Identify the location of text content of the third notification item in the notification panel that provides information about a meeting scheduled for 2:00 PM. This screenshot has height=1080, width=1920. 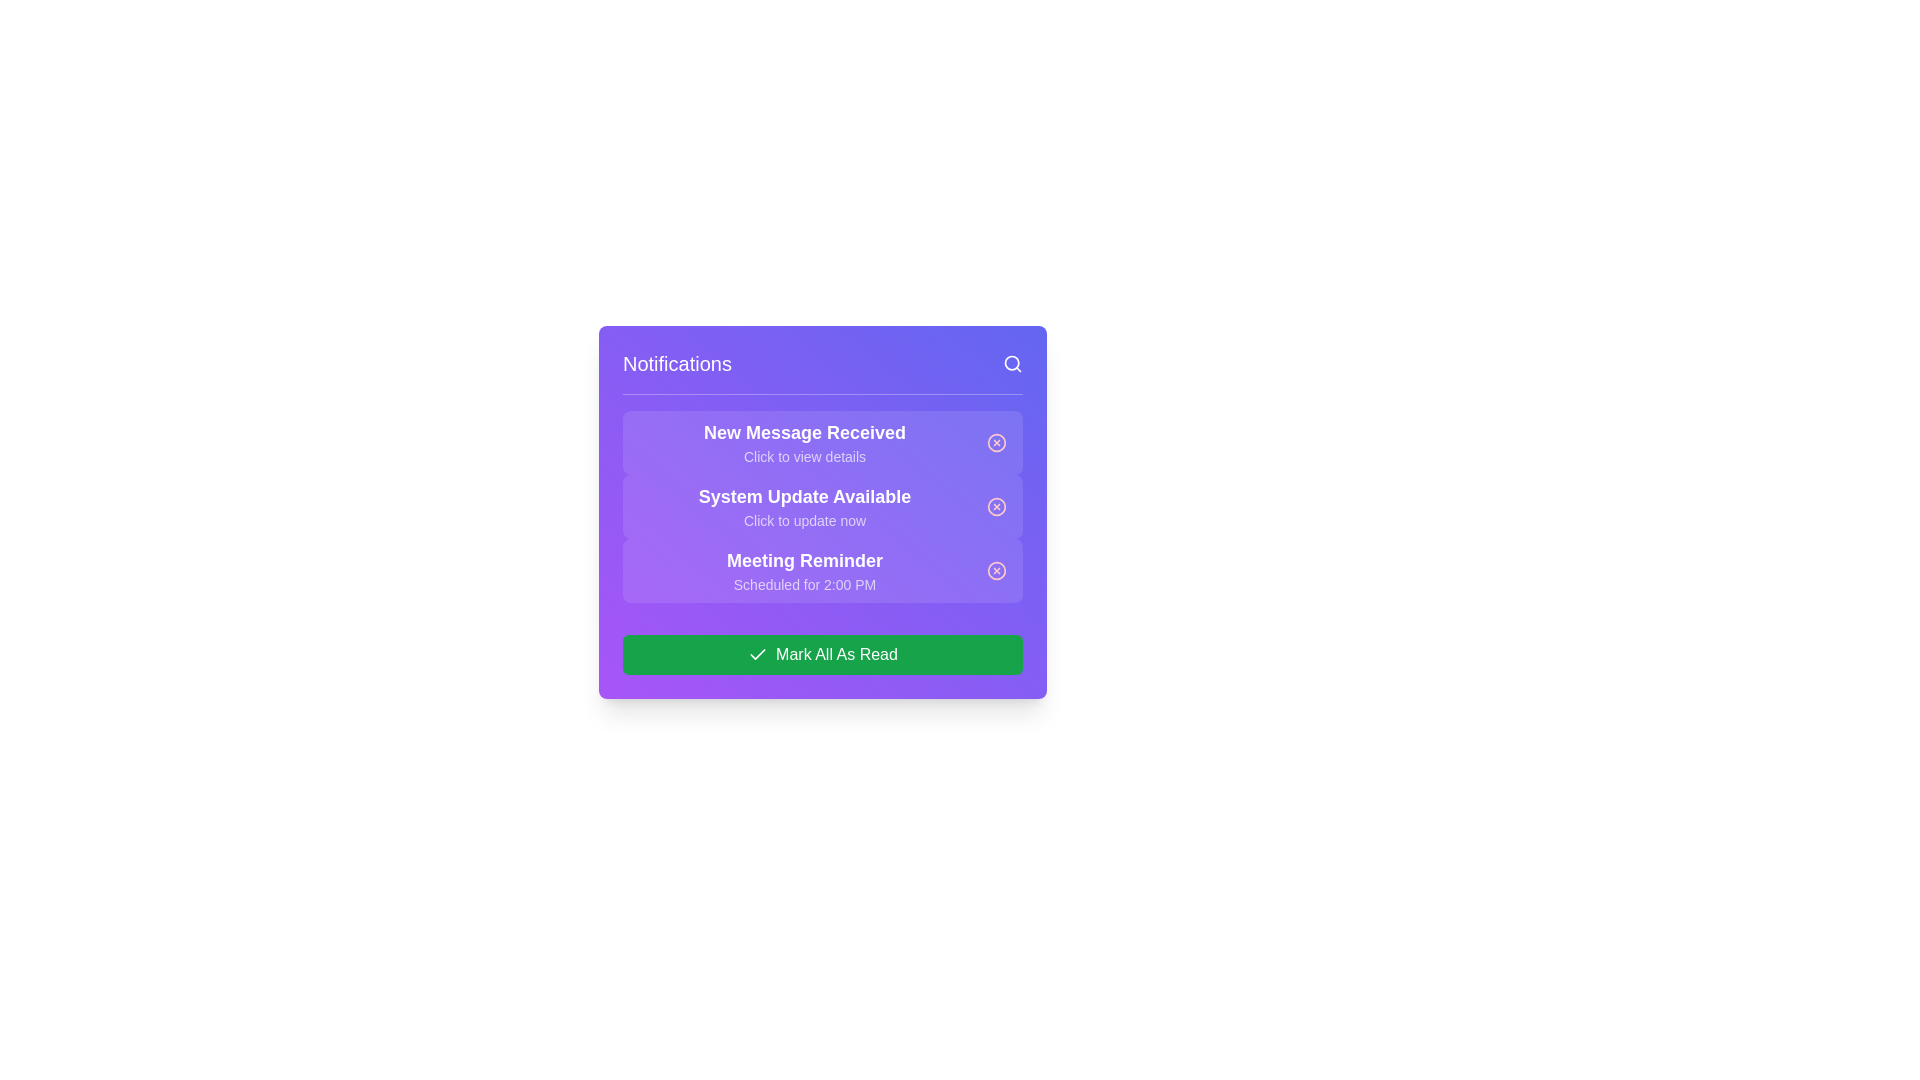
(805, 570).